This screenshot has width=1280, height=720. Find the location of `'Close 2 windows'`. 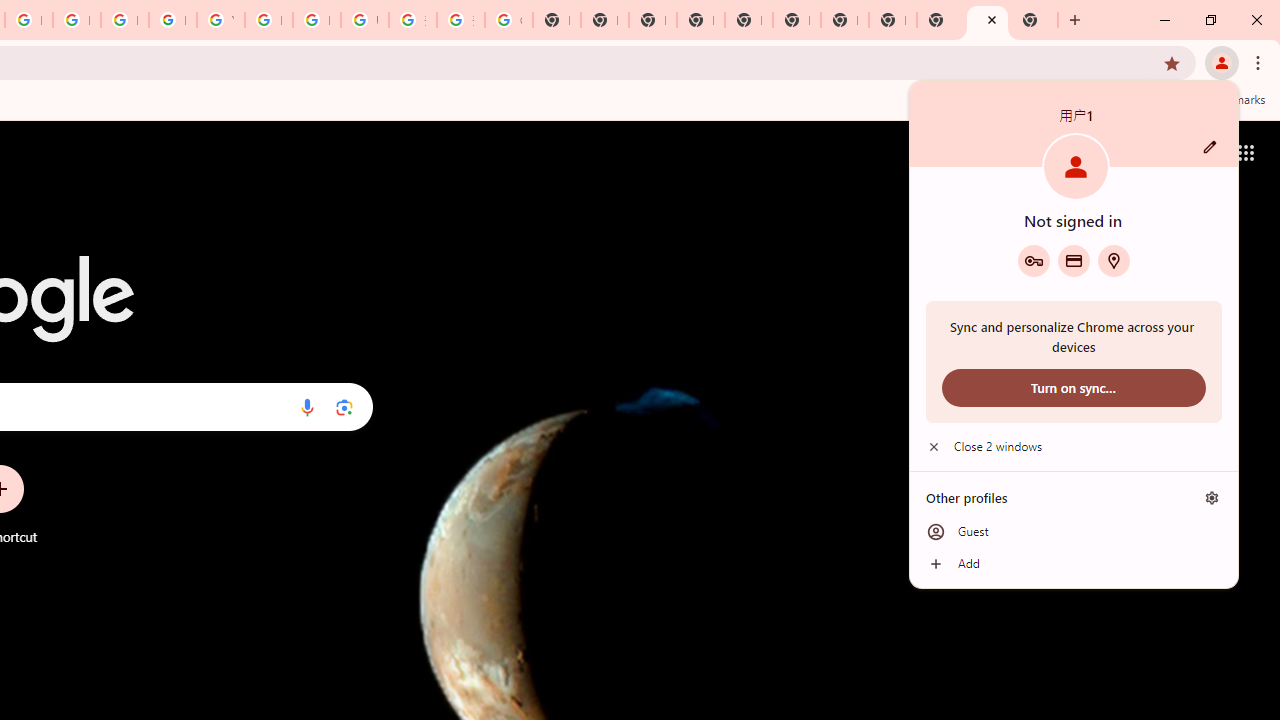

'Close 2 windows' is located at coordinates (1072, 446).